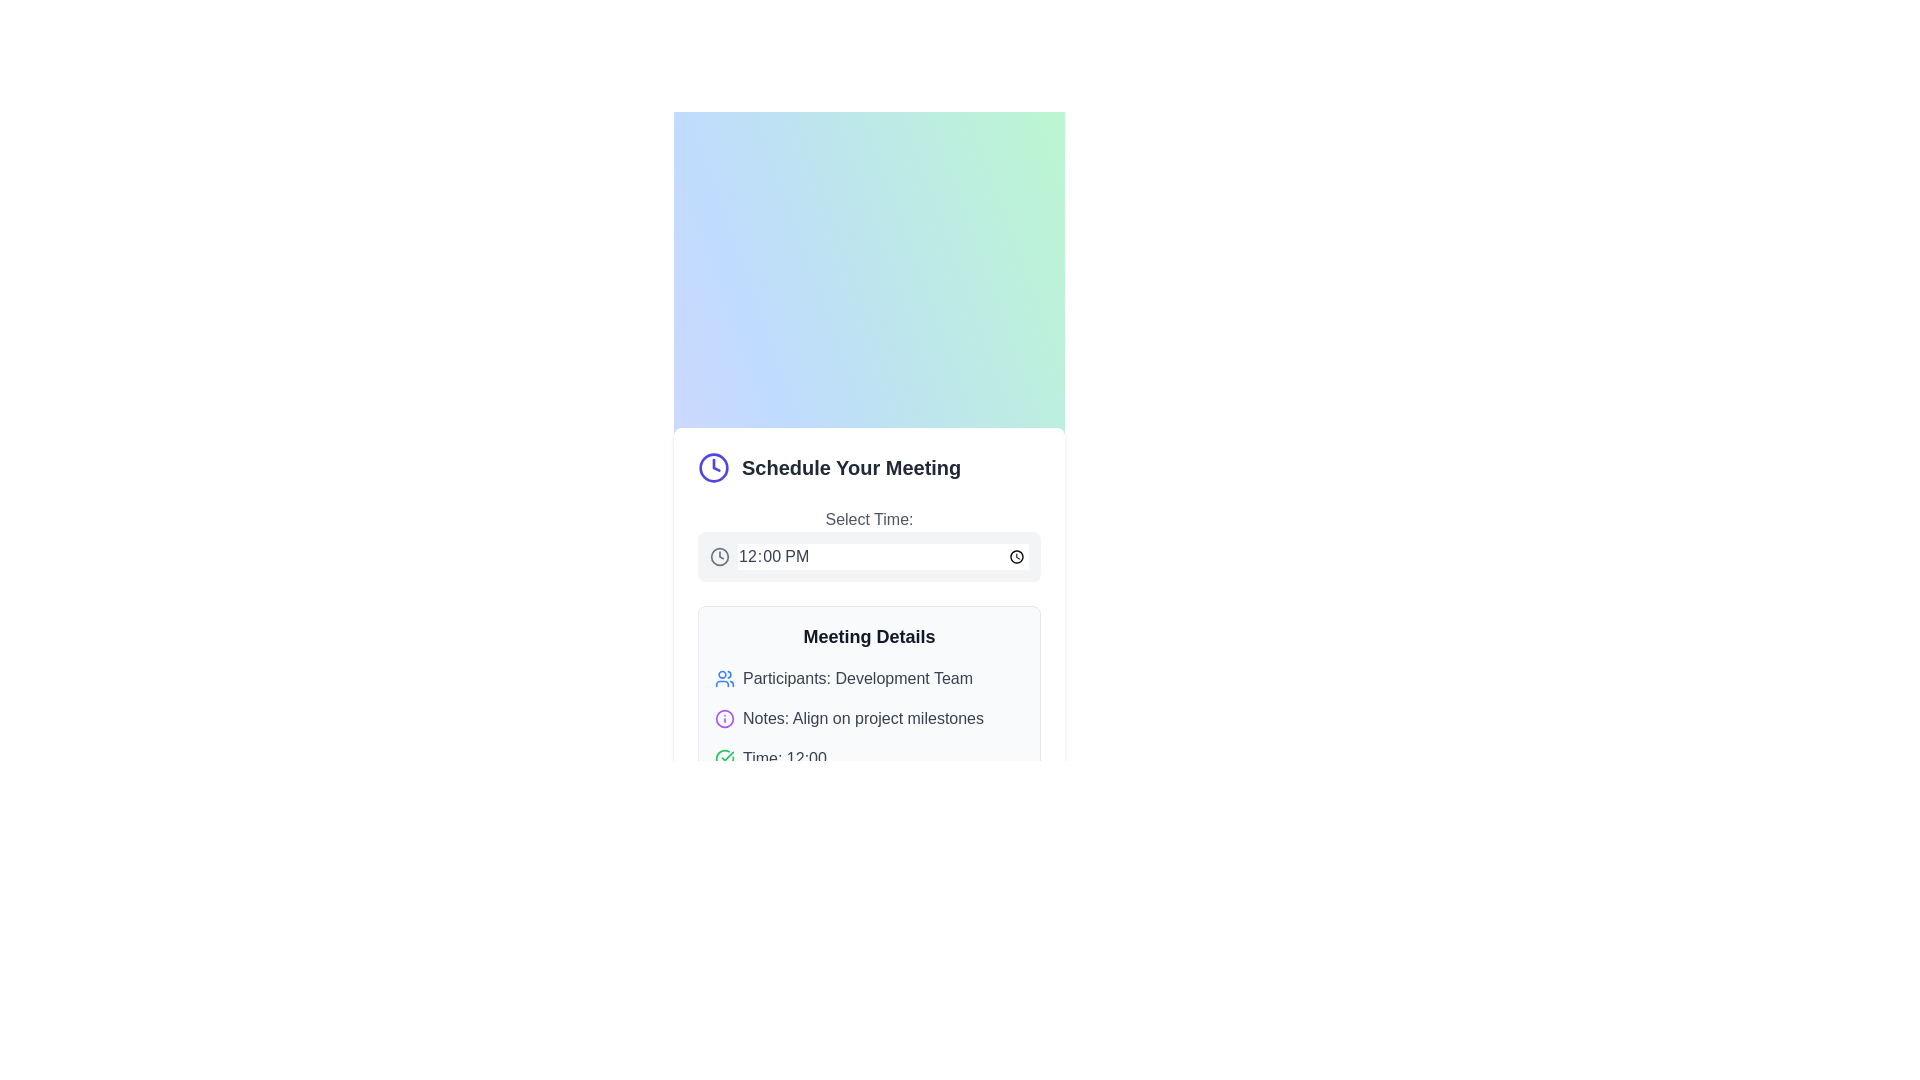 This screenshot has height=1080, width=1920. What do you see at coordinates (723, 717) in the screenshot?
I see `the circular vector graphic (SVG) icon that represents an information or note icon, located to the left of the 'Notes: Align on project milestones' text in the 'Meeting Details' section` at bounding box center [723, 717].